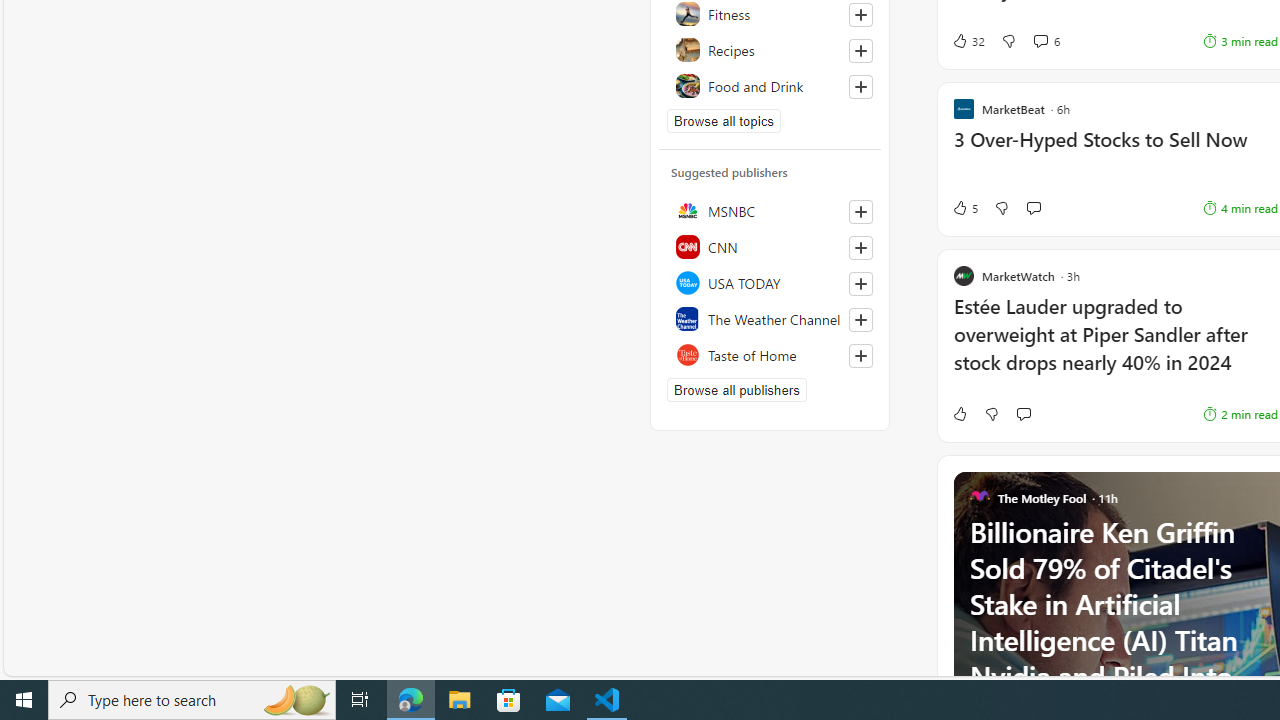 The image size is (1280, 720). What do you see at coordinates (964, 208) in the screenshot?
I see `'5 Like'` at bounding box center [964, 208].